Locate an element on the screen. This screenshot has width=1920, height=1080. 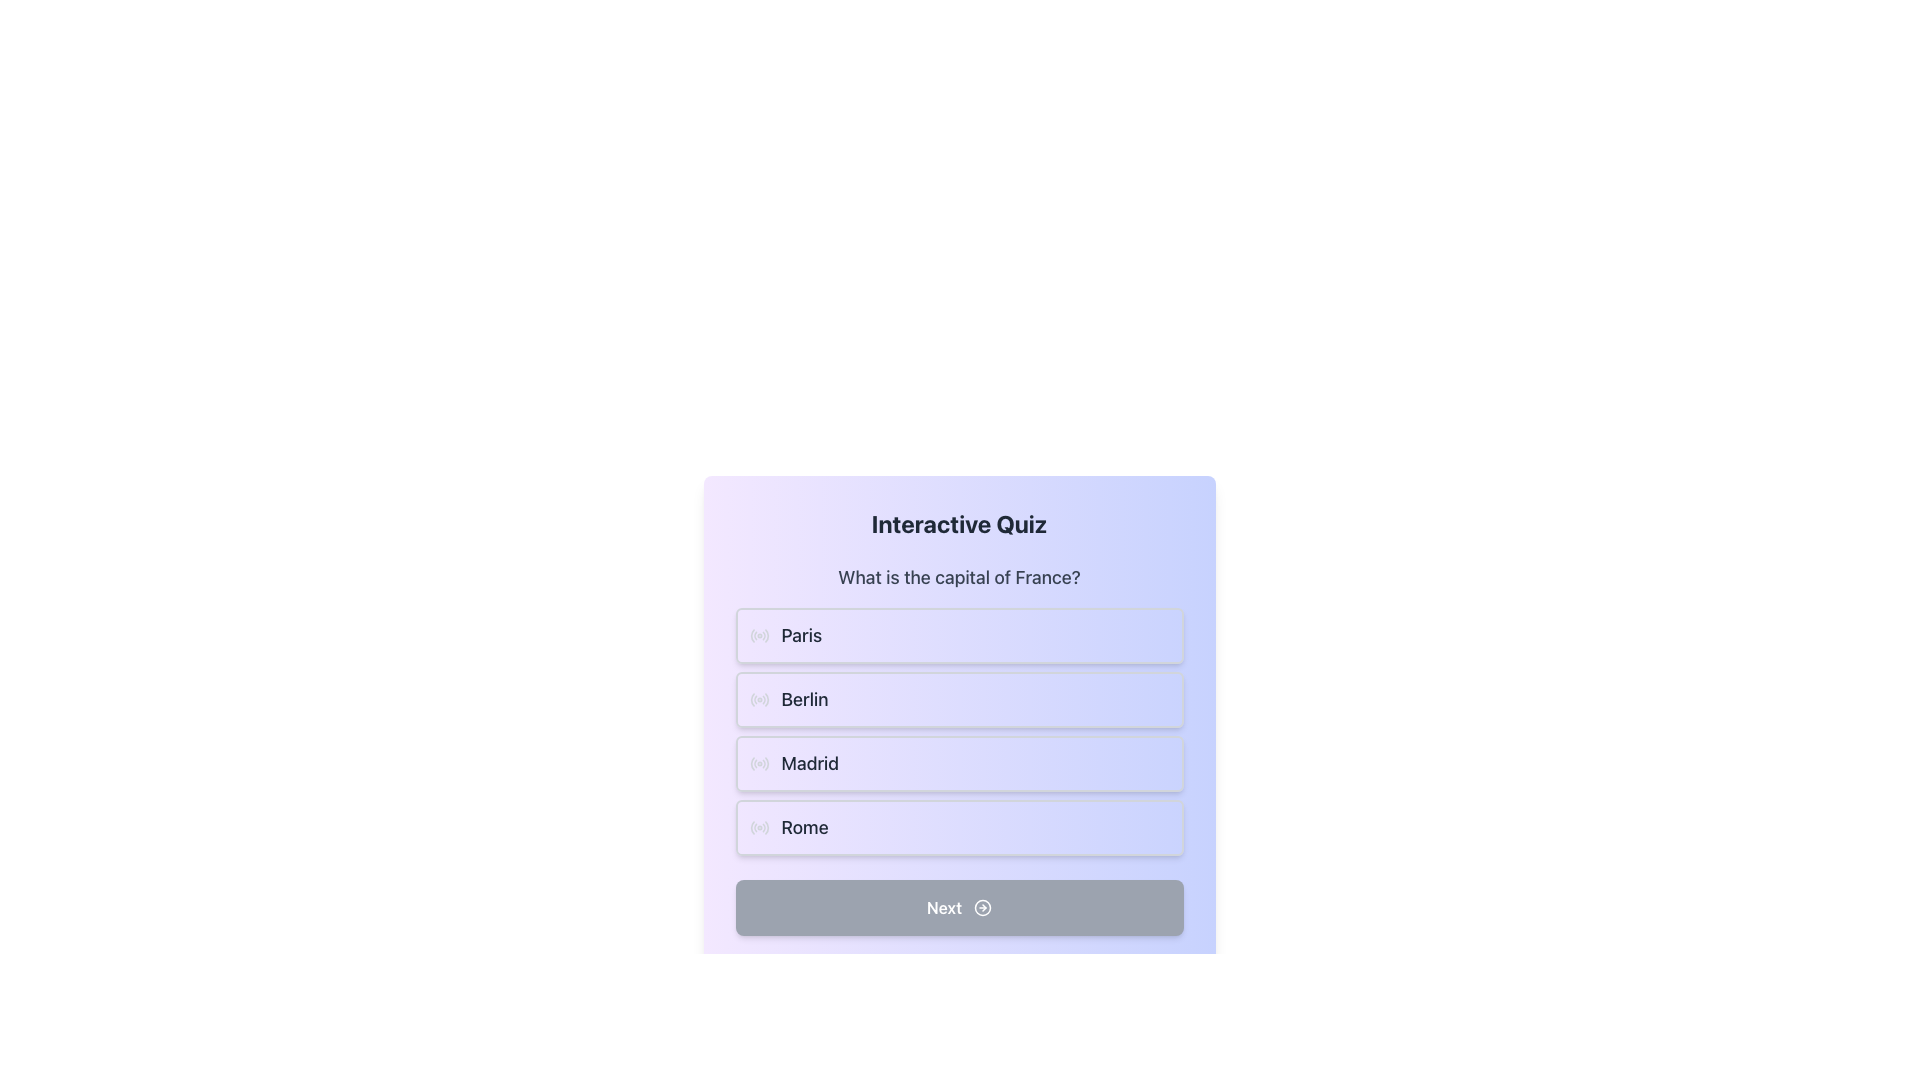
the interactive button labeled 'Madrid' is located at coordinates (958, 763).